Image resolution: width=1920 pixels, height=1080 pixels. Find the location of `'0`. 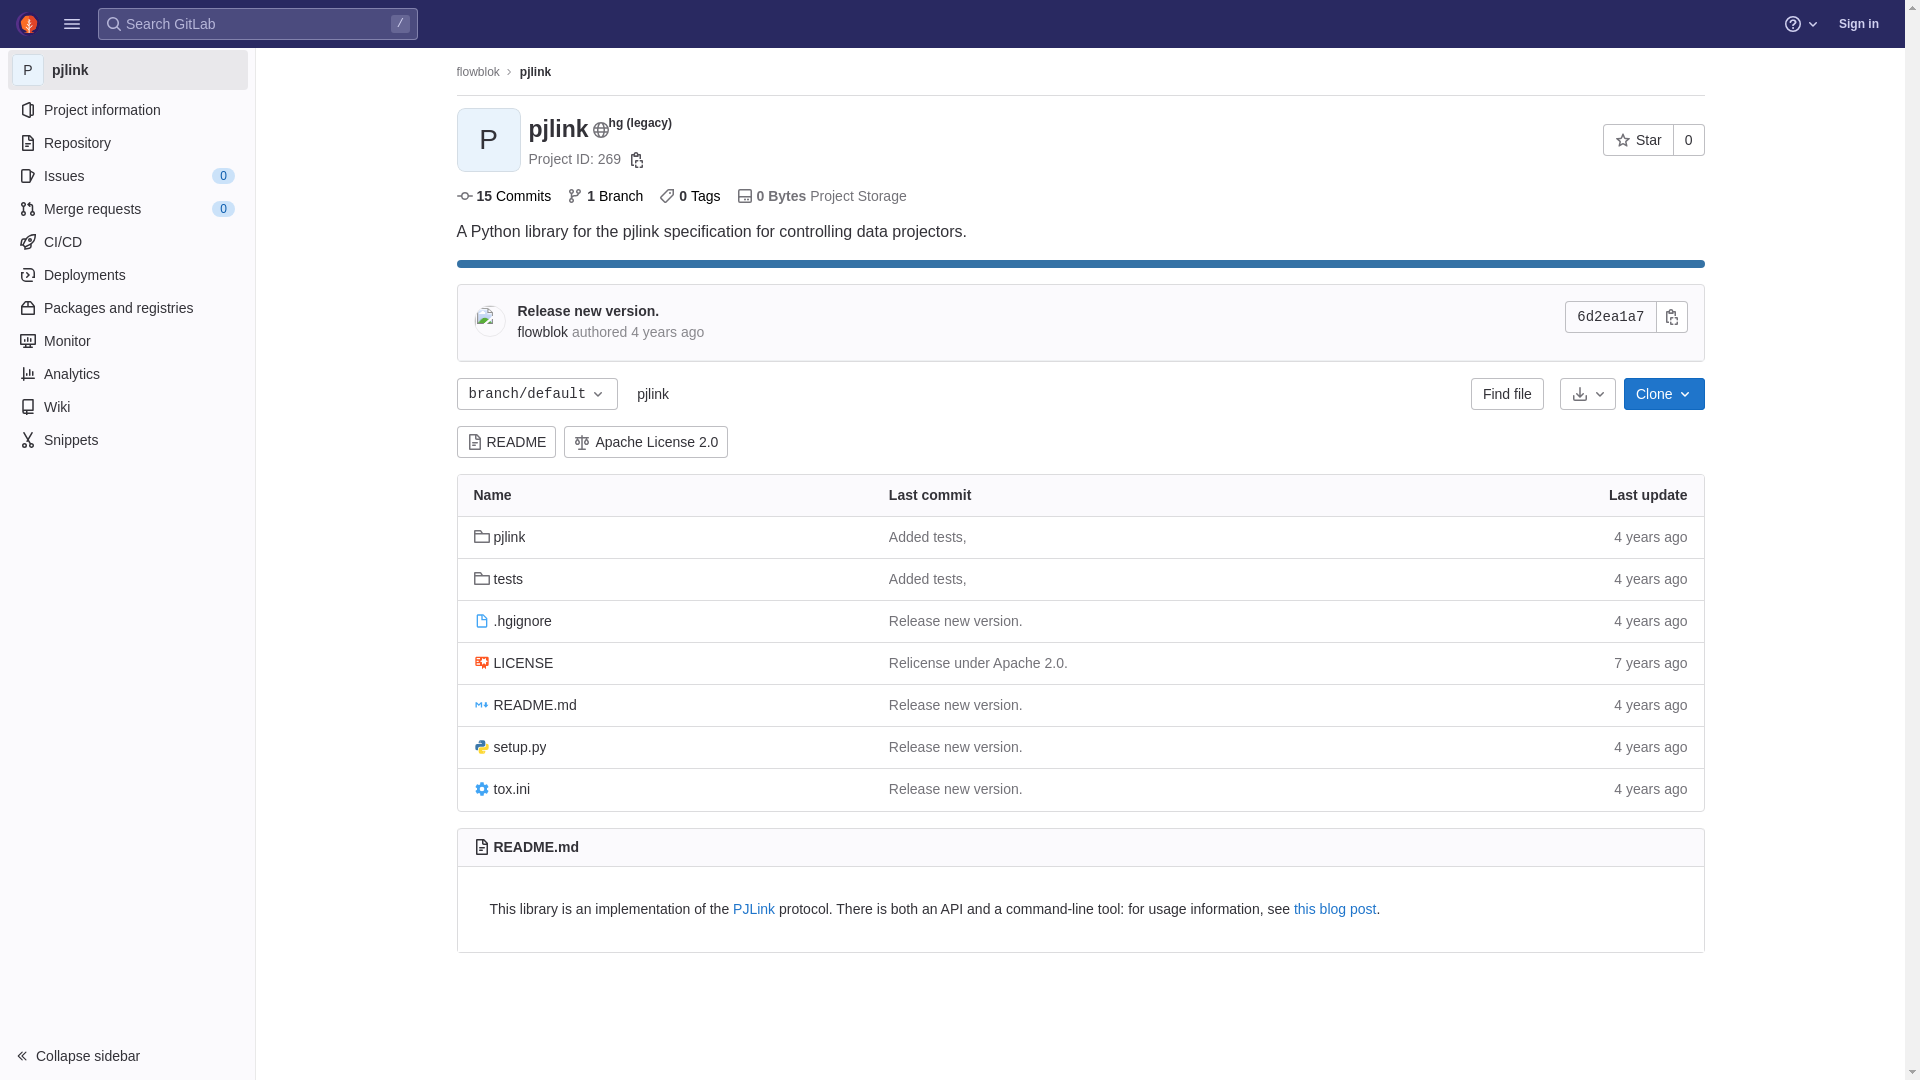

'0 is located at coordinates (689, 196).